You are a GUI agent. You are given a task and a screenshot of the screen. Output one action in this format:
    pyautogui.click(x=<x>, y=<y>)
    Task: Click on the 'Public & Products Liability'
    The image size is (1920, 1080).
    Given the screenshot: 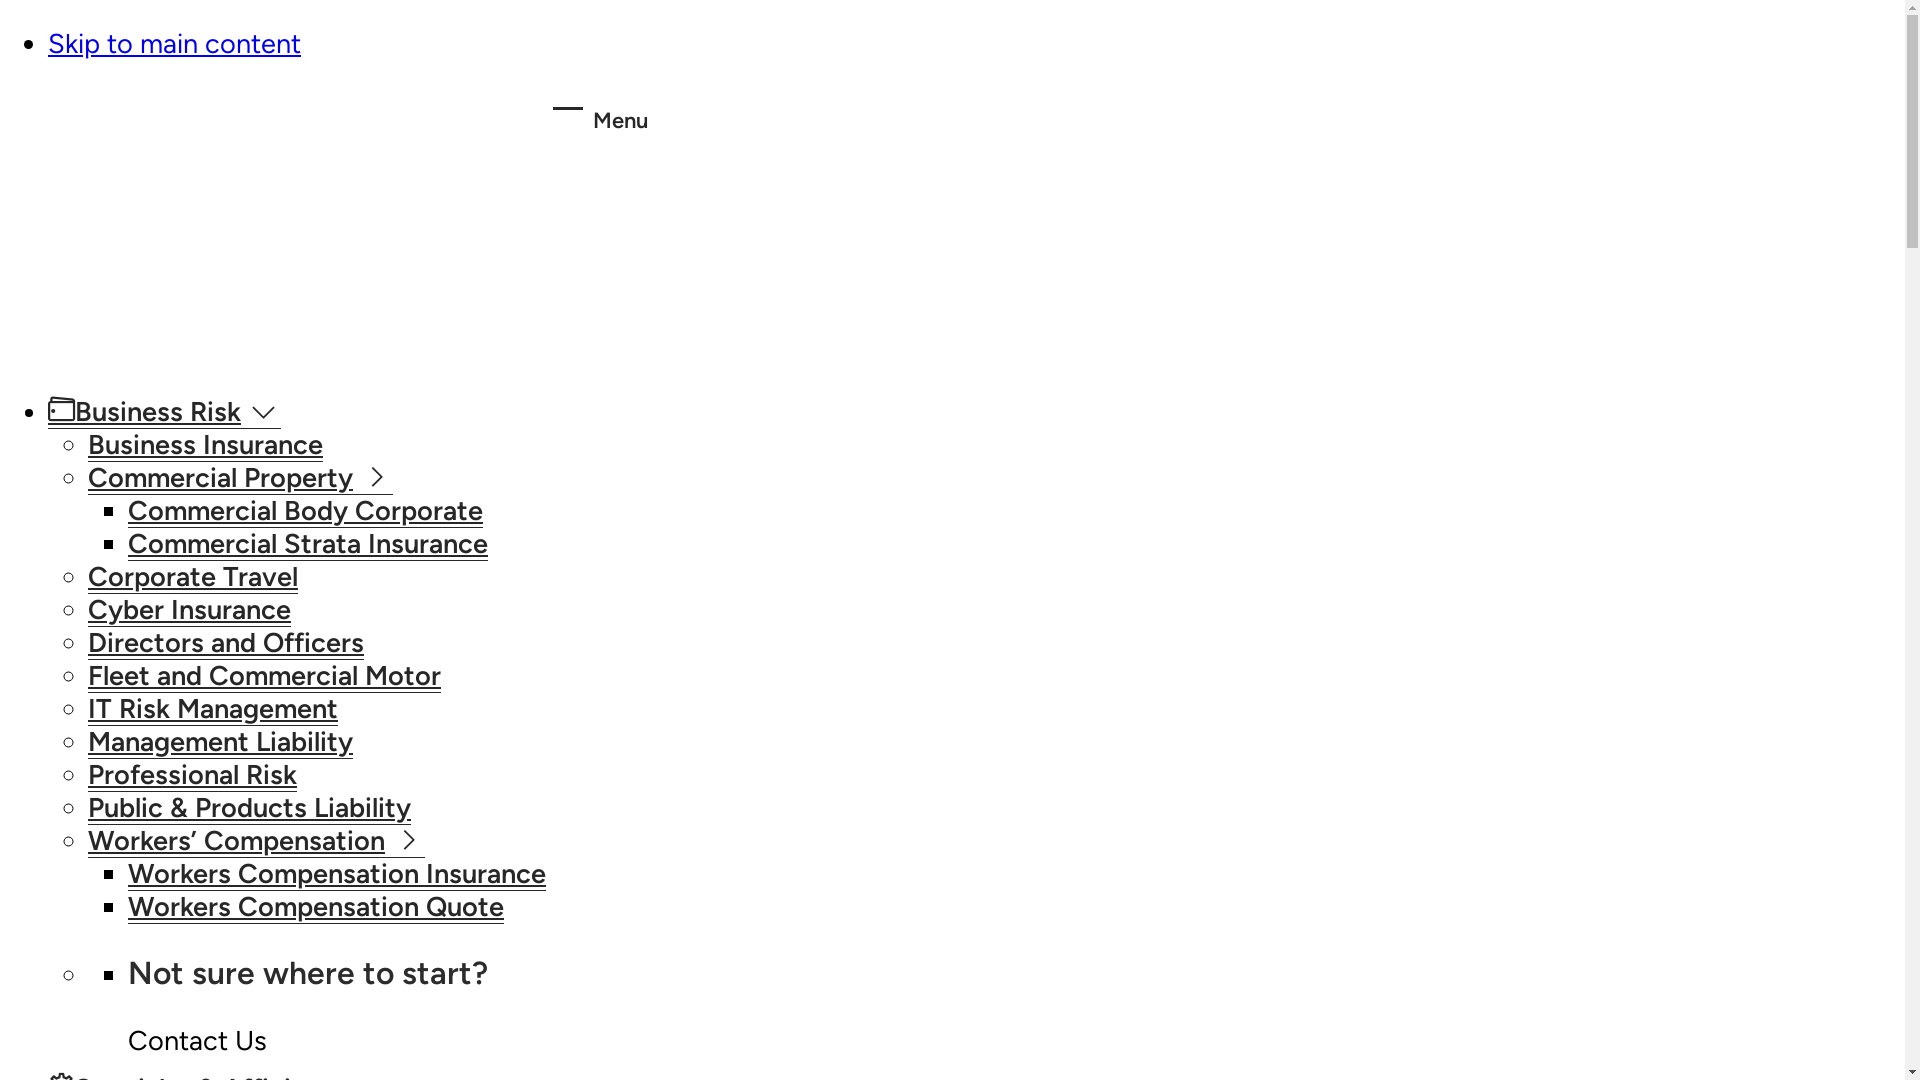 What is the action you would take?
    pyautogui.click(x=248, y=806)
    